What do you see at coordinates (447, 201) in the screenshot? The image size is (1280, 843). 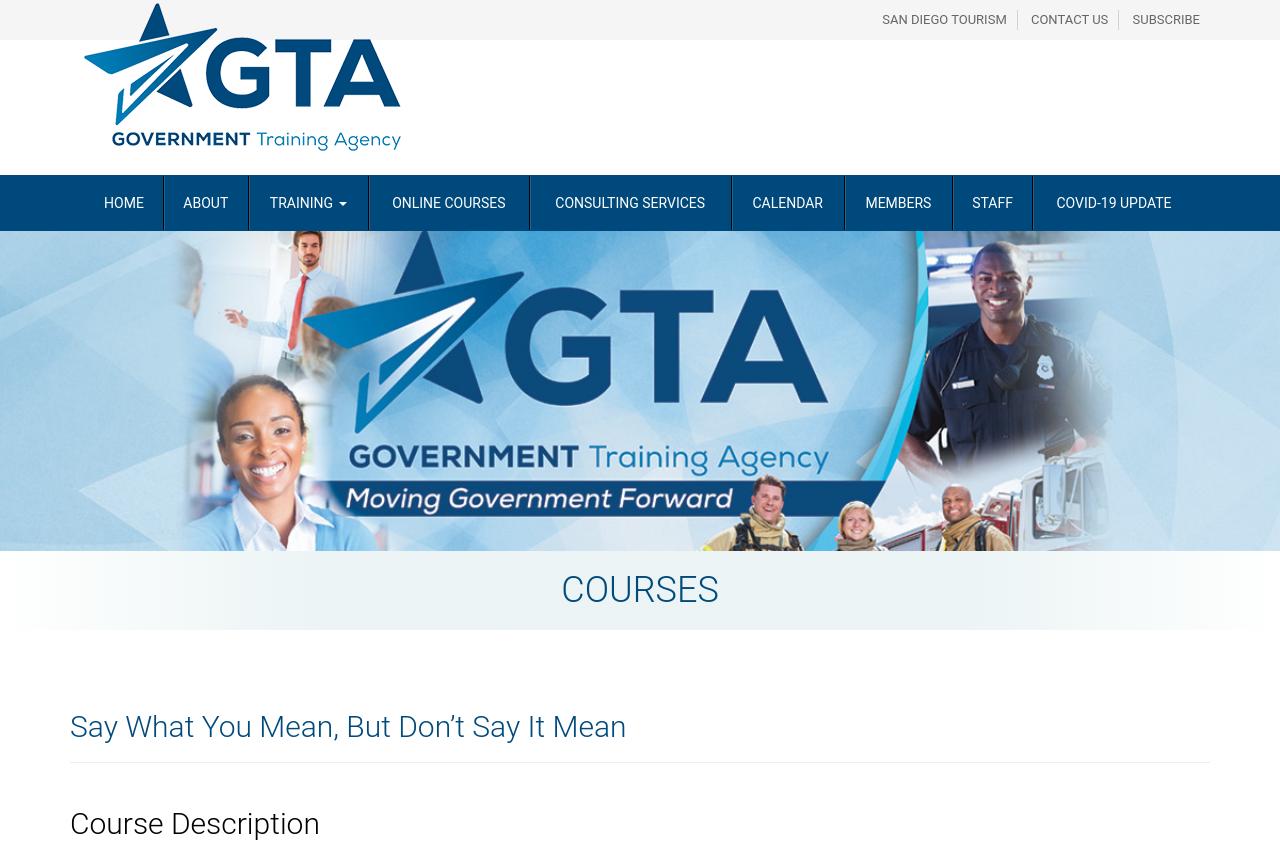 I see `'Online Courses'` at bounding box center [447, 201].